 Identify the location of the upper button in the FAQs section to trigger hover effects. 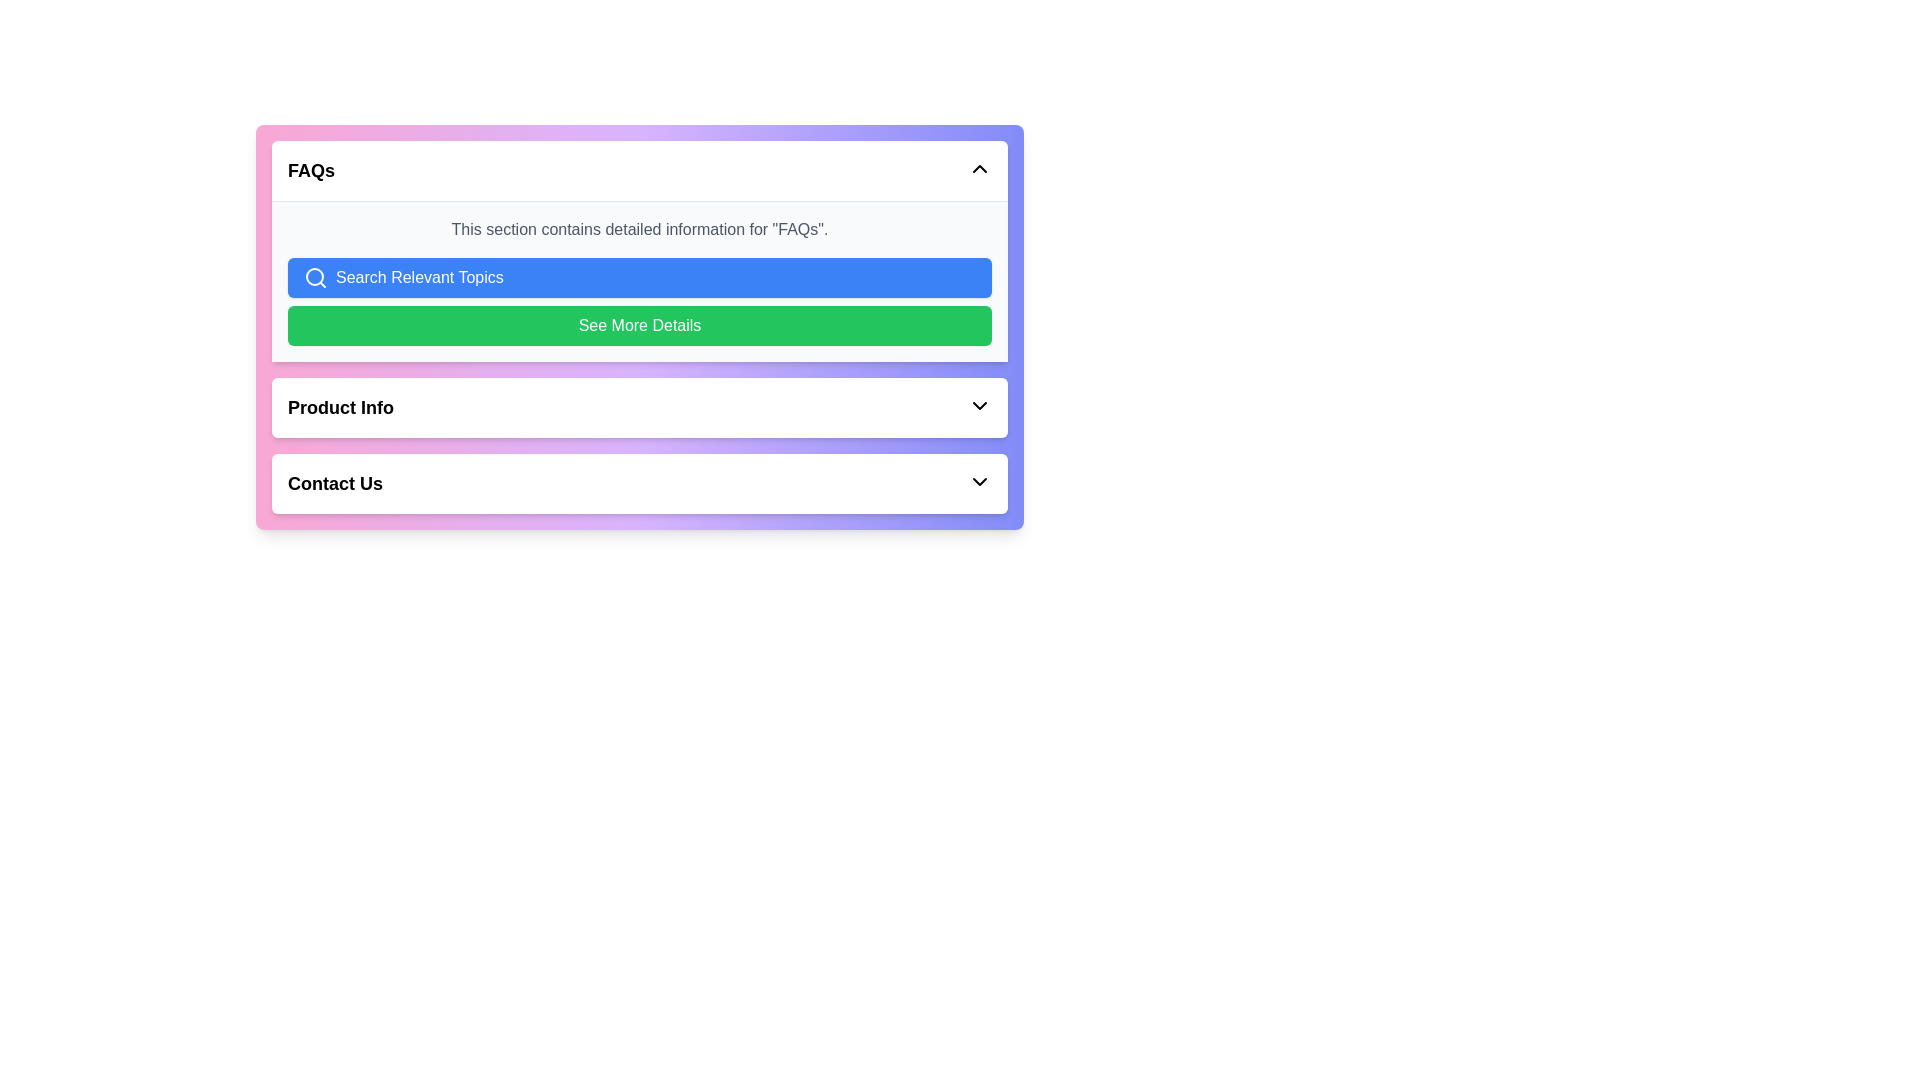
(638, 281).